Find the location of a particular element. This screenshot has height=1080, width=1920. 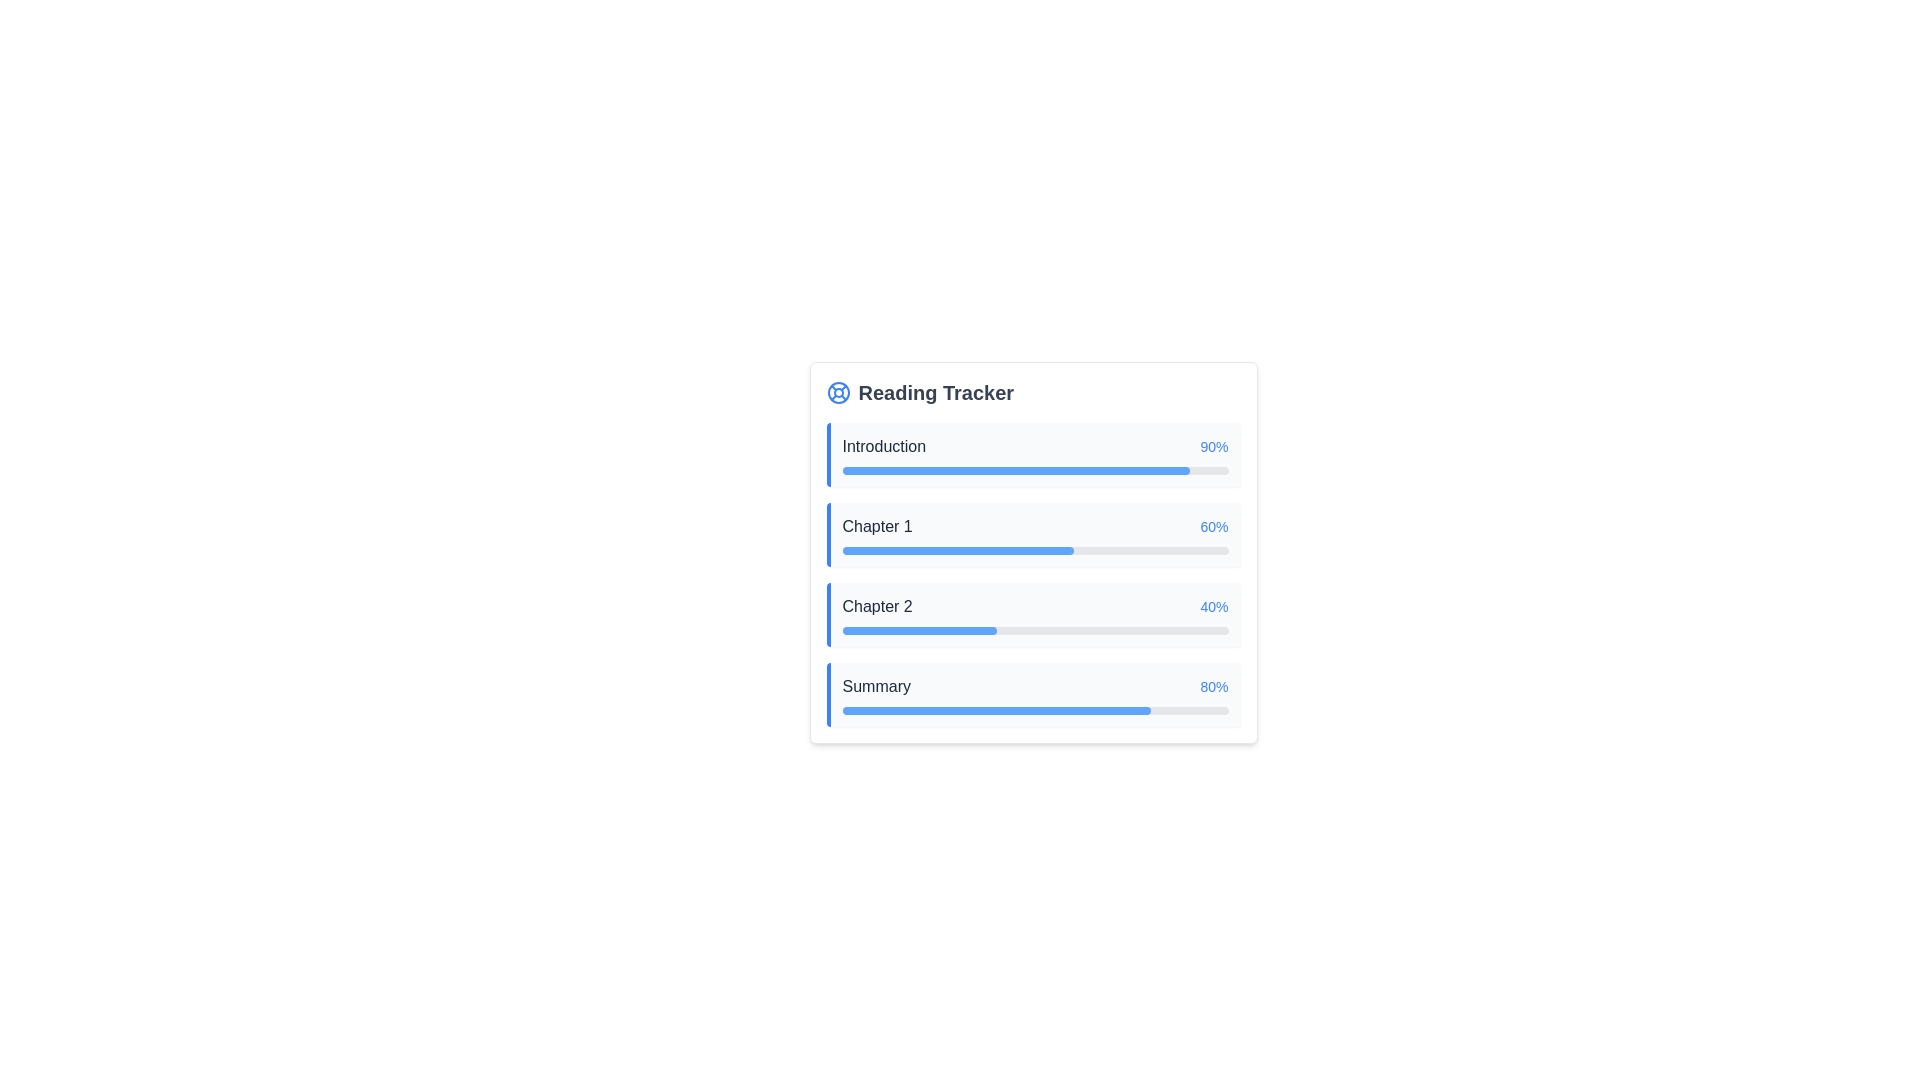

the text label displaying '80%' styled in blue color, located to the right of the 'Summary' label is located at coordinates (1213, 685).